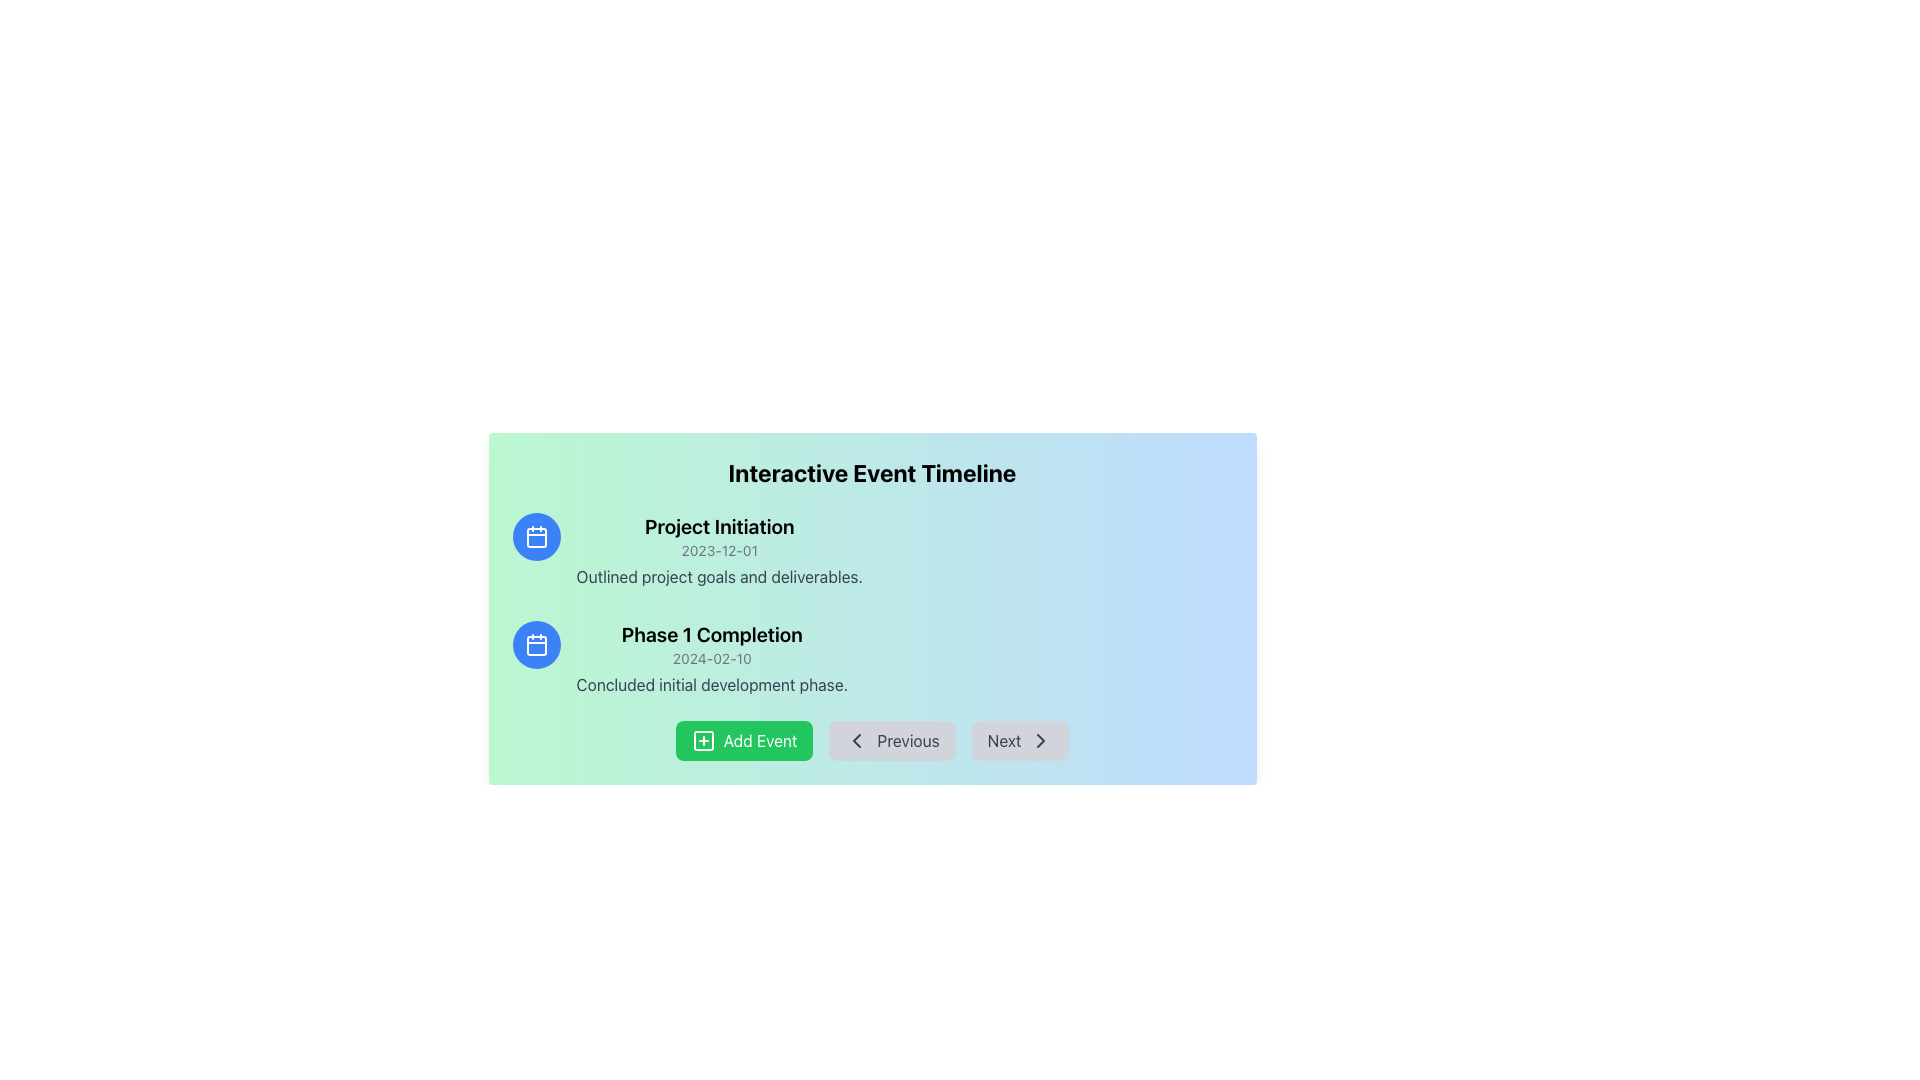 Image resolution: width=1920 pixels, height=1080 pixels. What do you see at coordinates (719, 526) in the screenshot?
I see `label 'Project Initiation' which is a large, bold black text located above the date '2023-12-01' on a gradient background` at bounding box center [719, 526].